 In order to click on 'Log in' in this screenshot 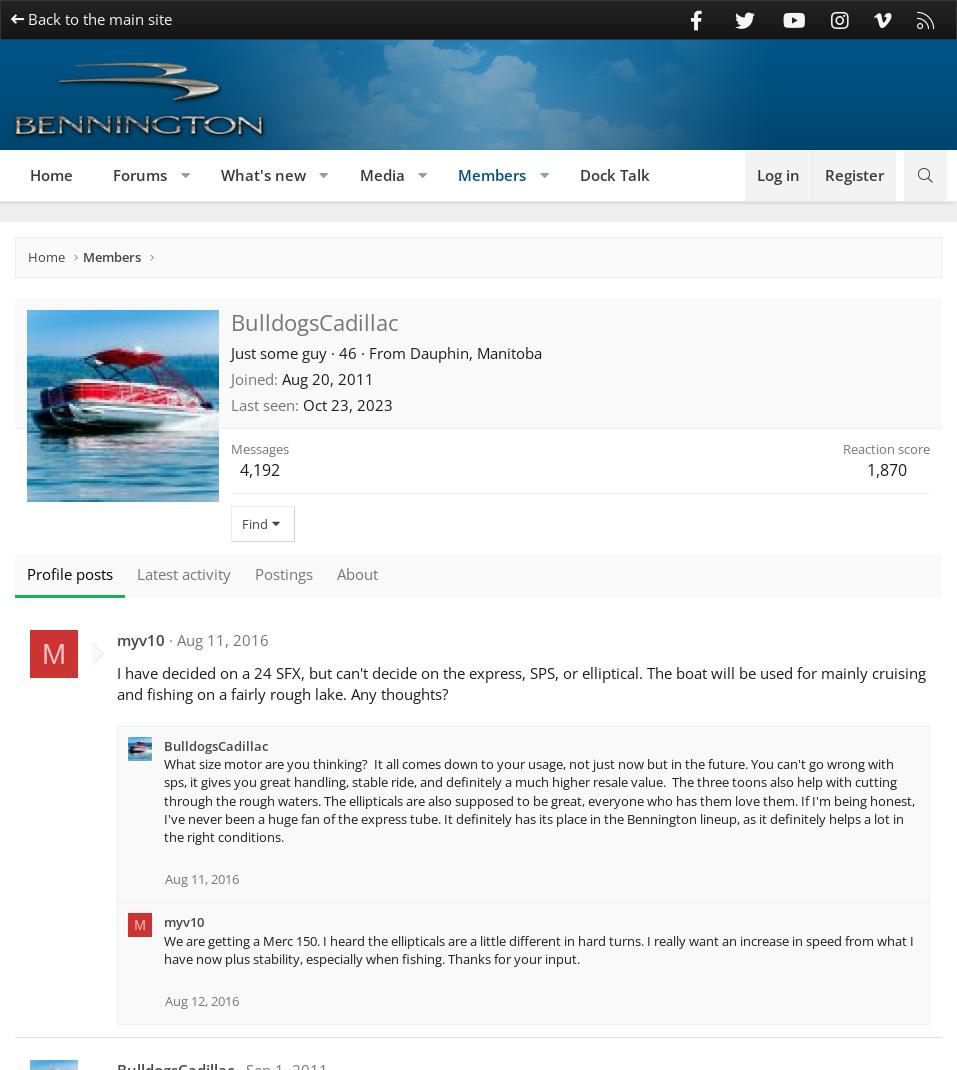, I will do `click(777, 173)`.